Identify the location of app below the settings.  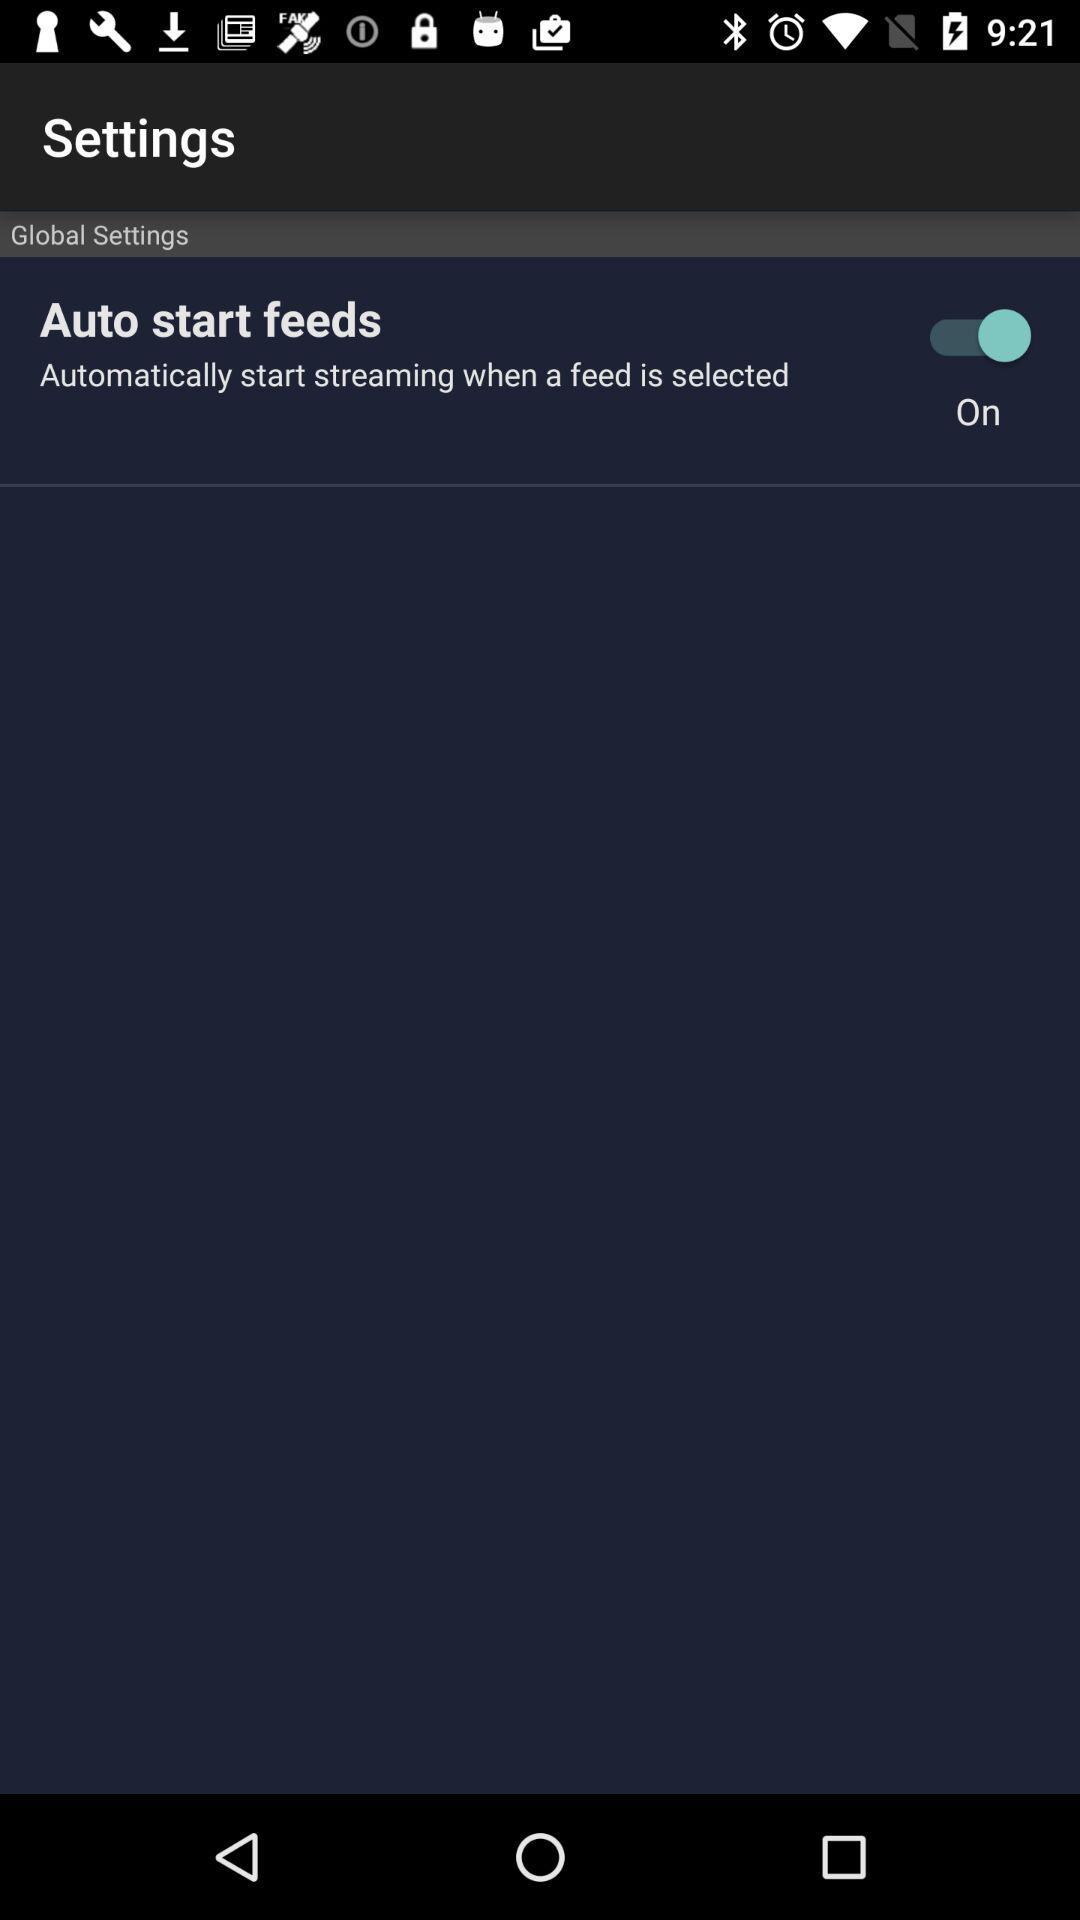
(540, 234).